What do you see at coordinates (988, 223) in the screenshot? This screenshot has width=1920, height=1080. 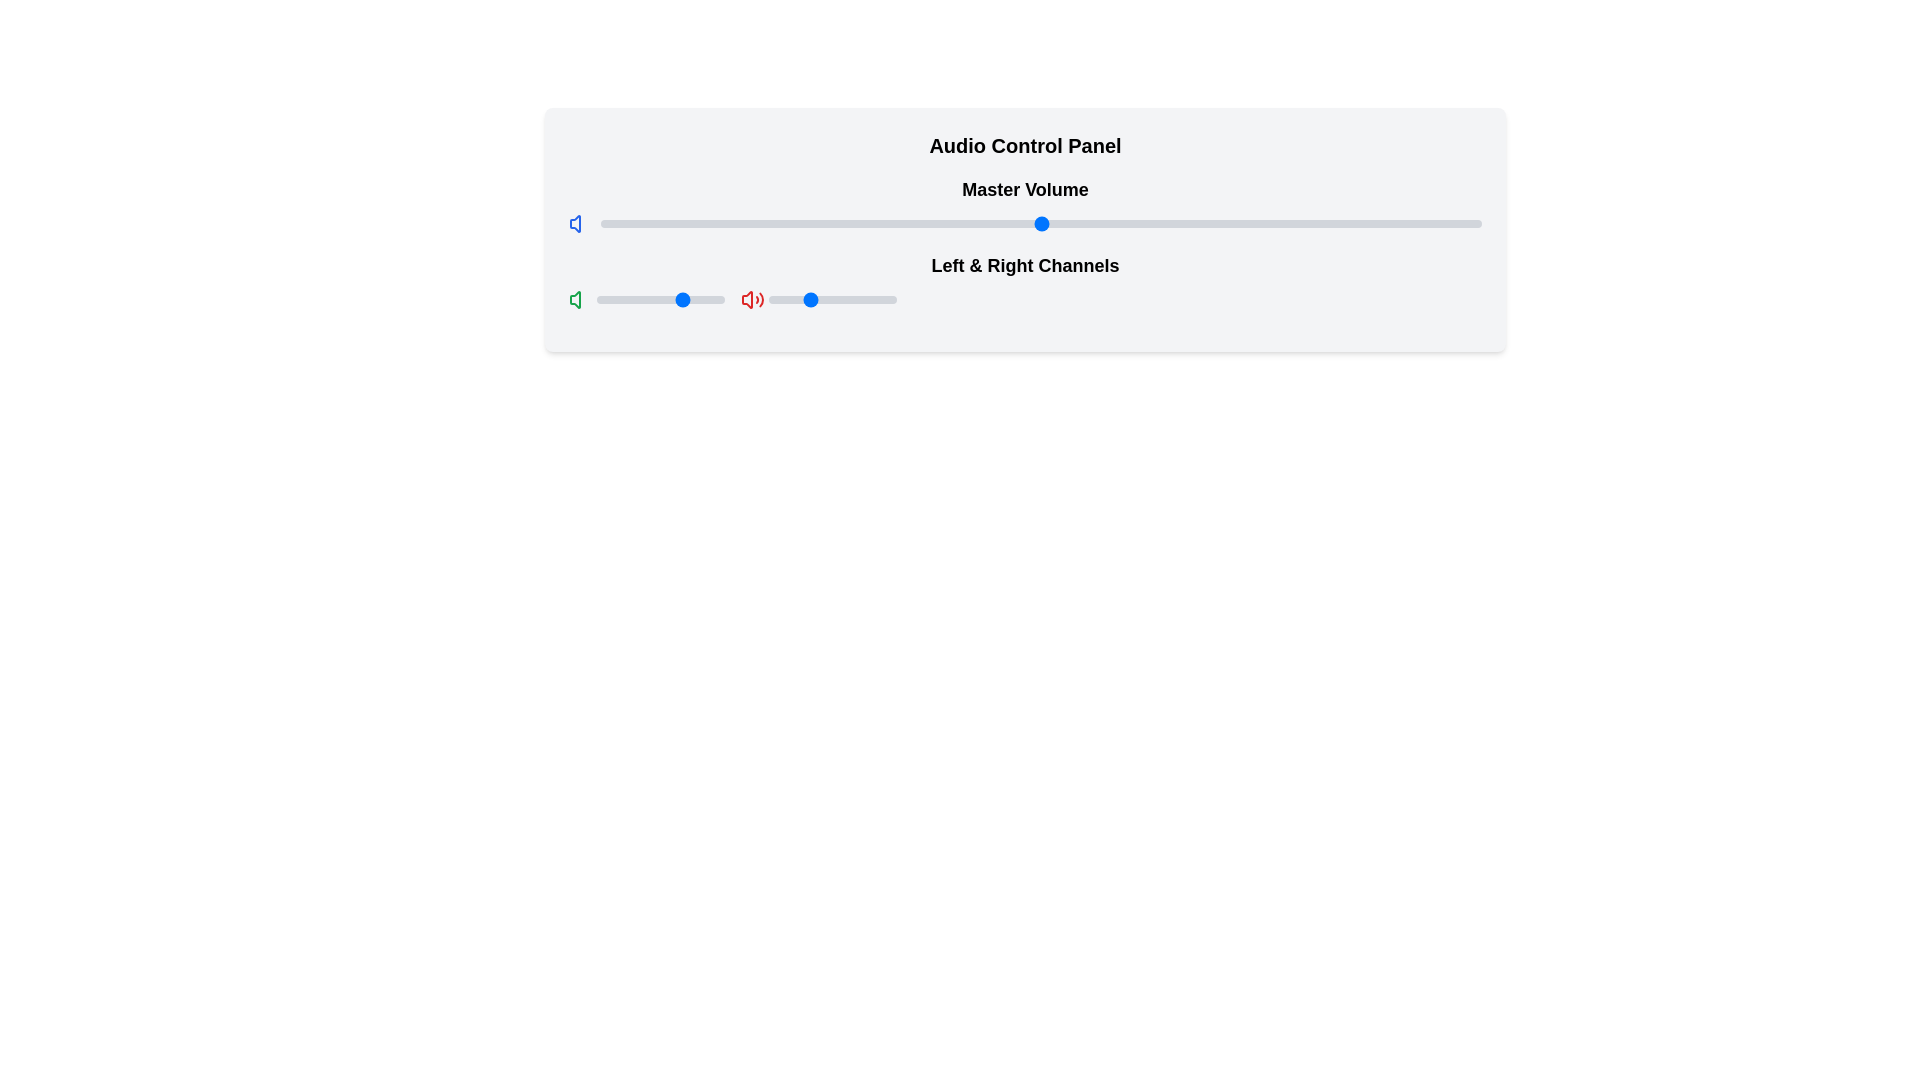 I see `the master volume` at bounding box center [988, 223].